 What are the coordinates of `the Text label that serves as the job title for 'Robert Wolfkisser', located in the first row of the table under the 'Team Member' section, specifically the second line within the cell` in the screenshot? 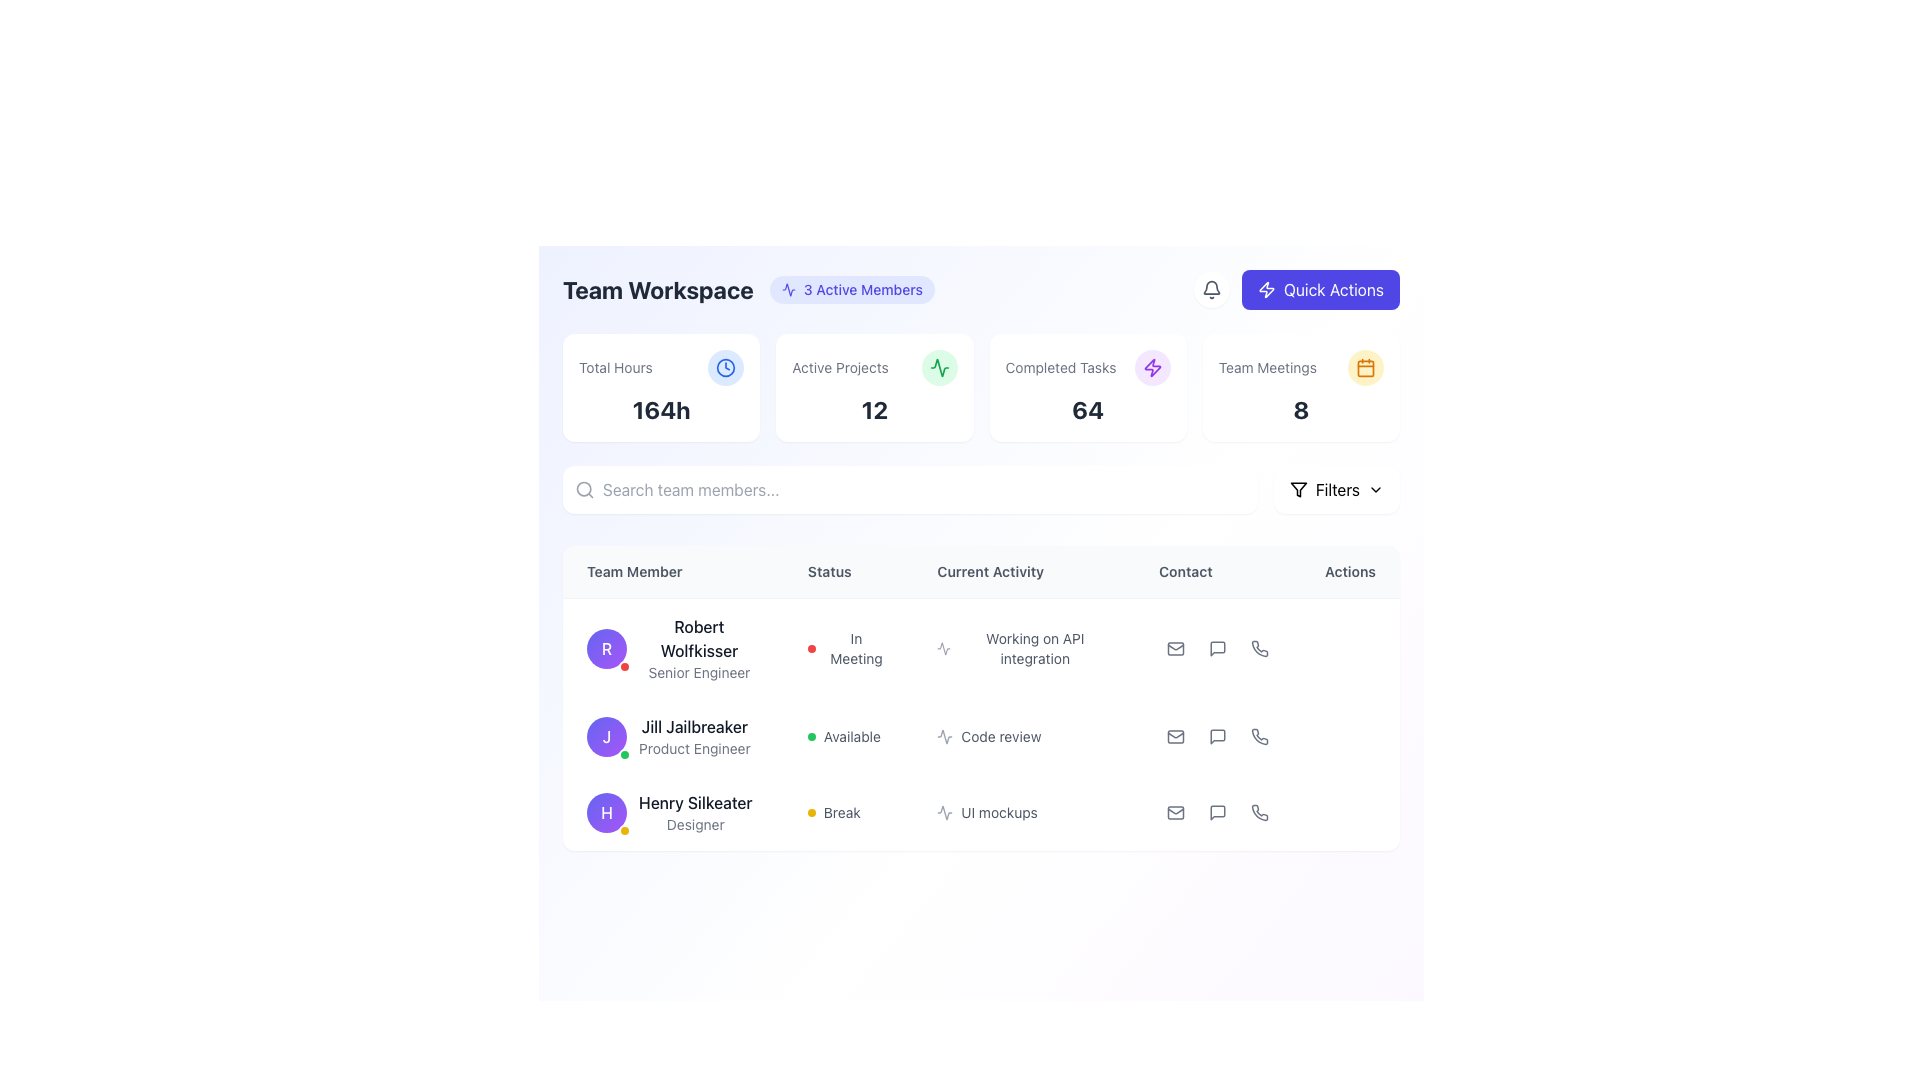 It's located at (699, 672).